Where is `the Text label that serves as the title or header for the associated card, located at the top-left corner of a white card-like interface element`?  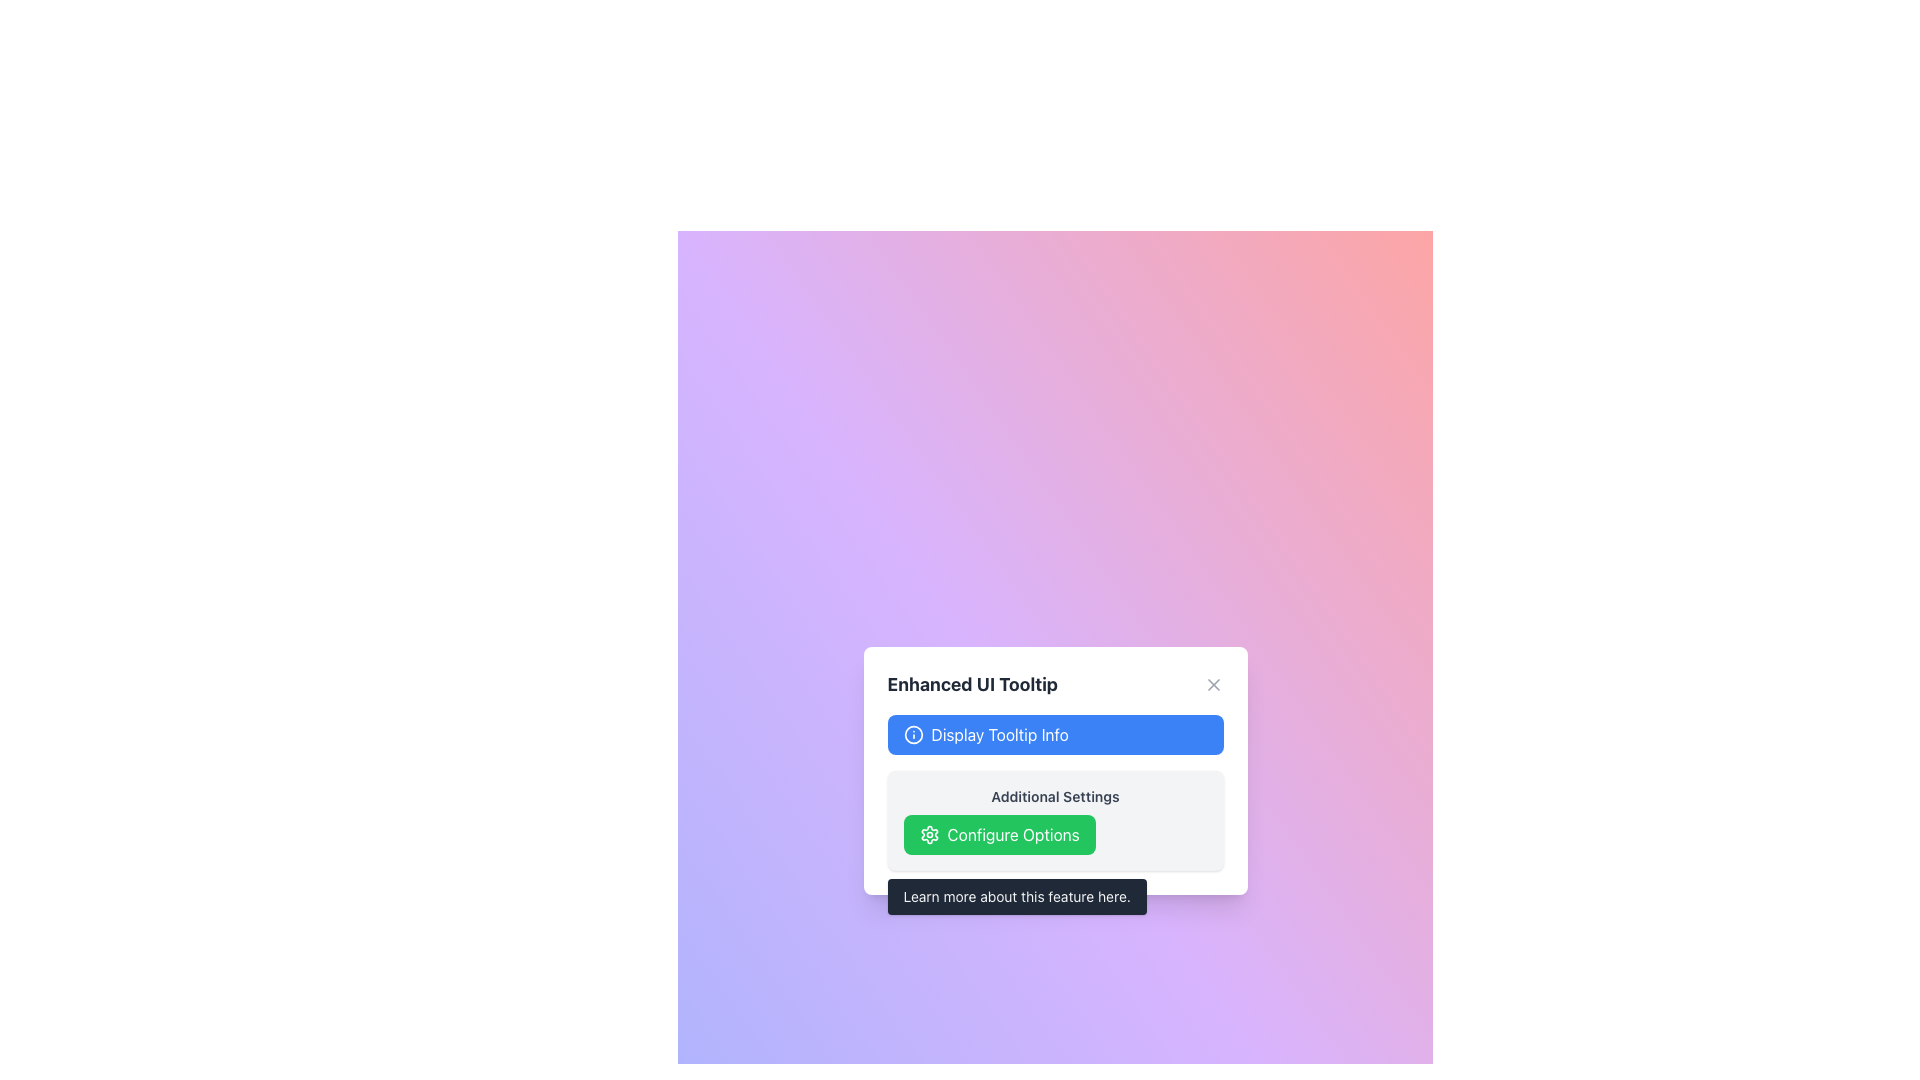
the Text label that serves as the title or header for the associated card, located at the top-left corner of a white card-like interface element is located at coordinates (972, 684).